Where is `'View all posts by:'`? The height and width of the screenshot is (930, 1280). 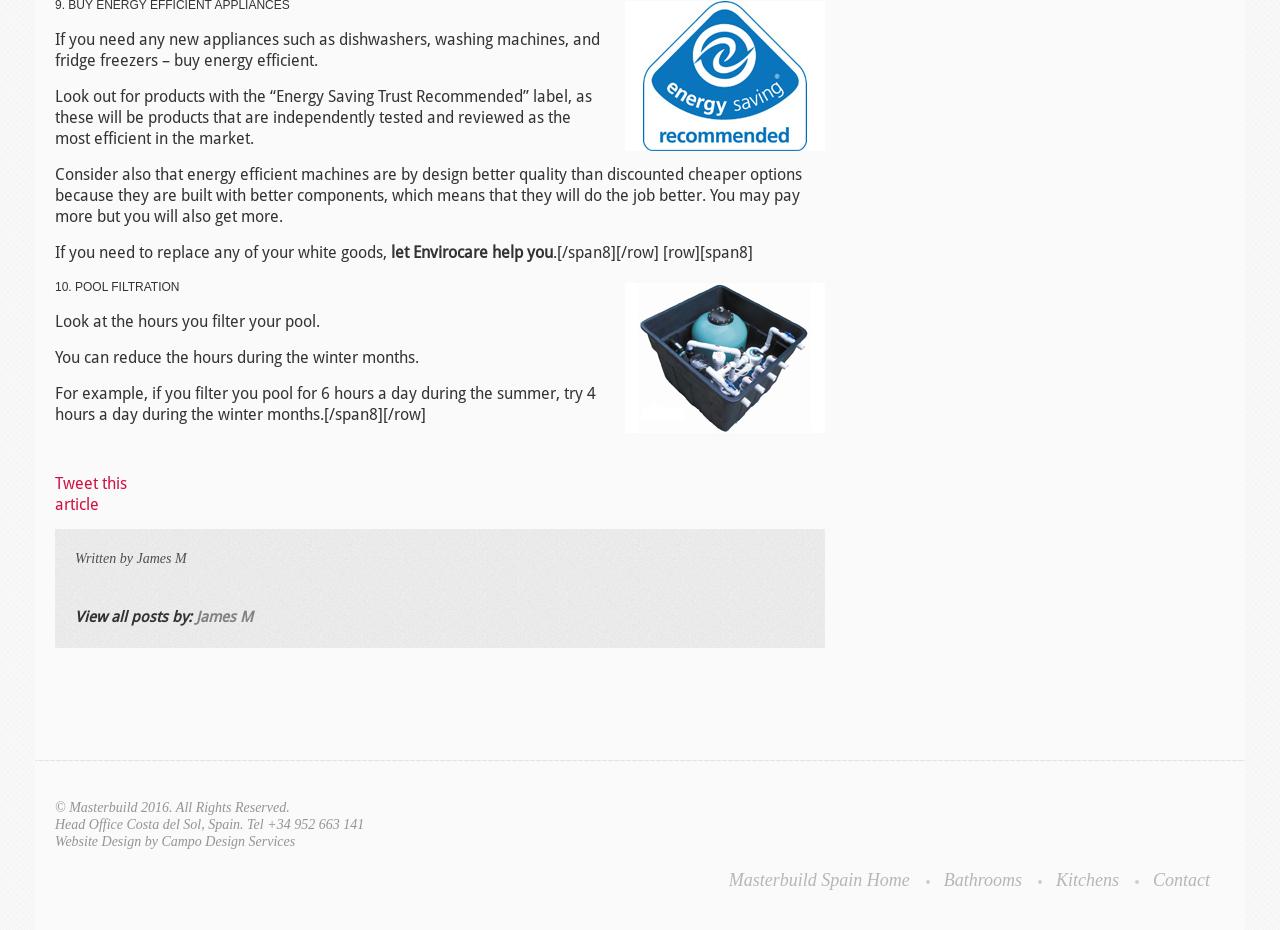 'View all posts by:' is located at coordinates (134, 616).